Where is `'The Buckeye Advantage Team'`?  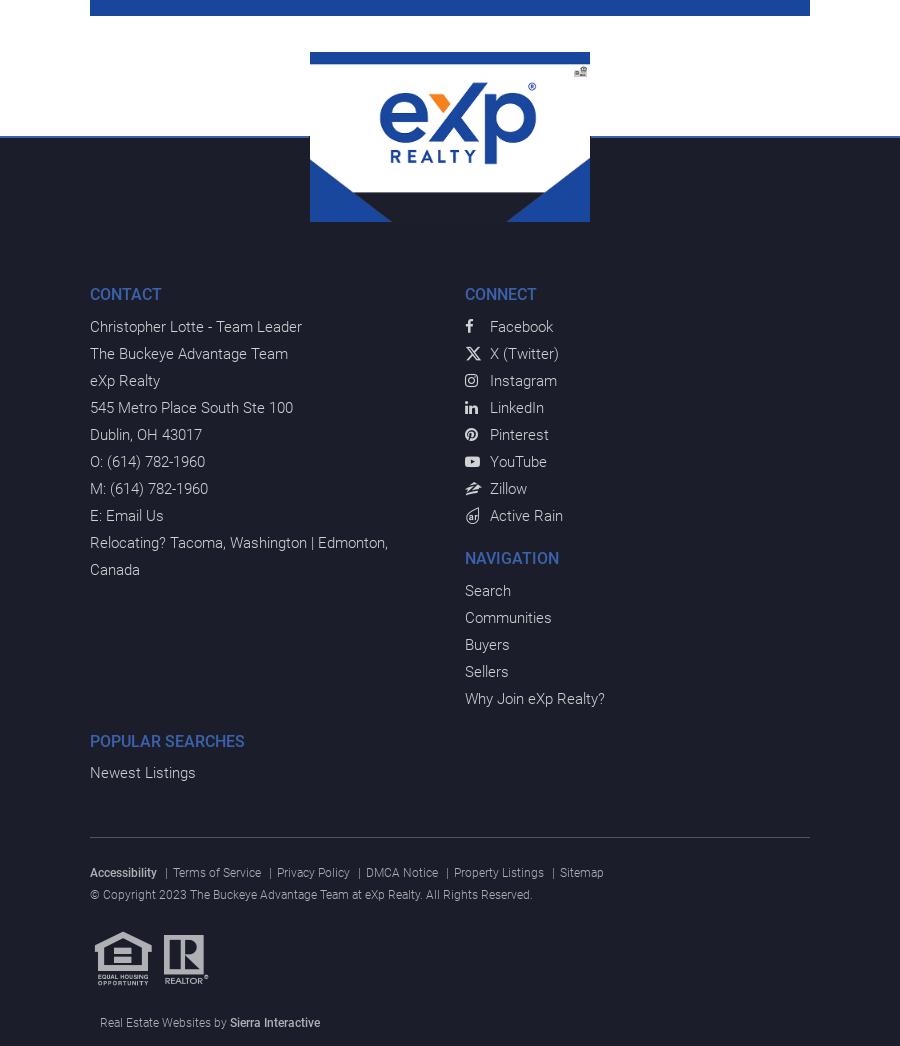 'The Buckeye Advantage Team' is located at coordinates (189, 352).